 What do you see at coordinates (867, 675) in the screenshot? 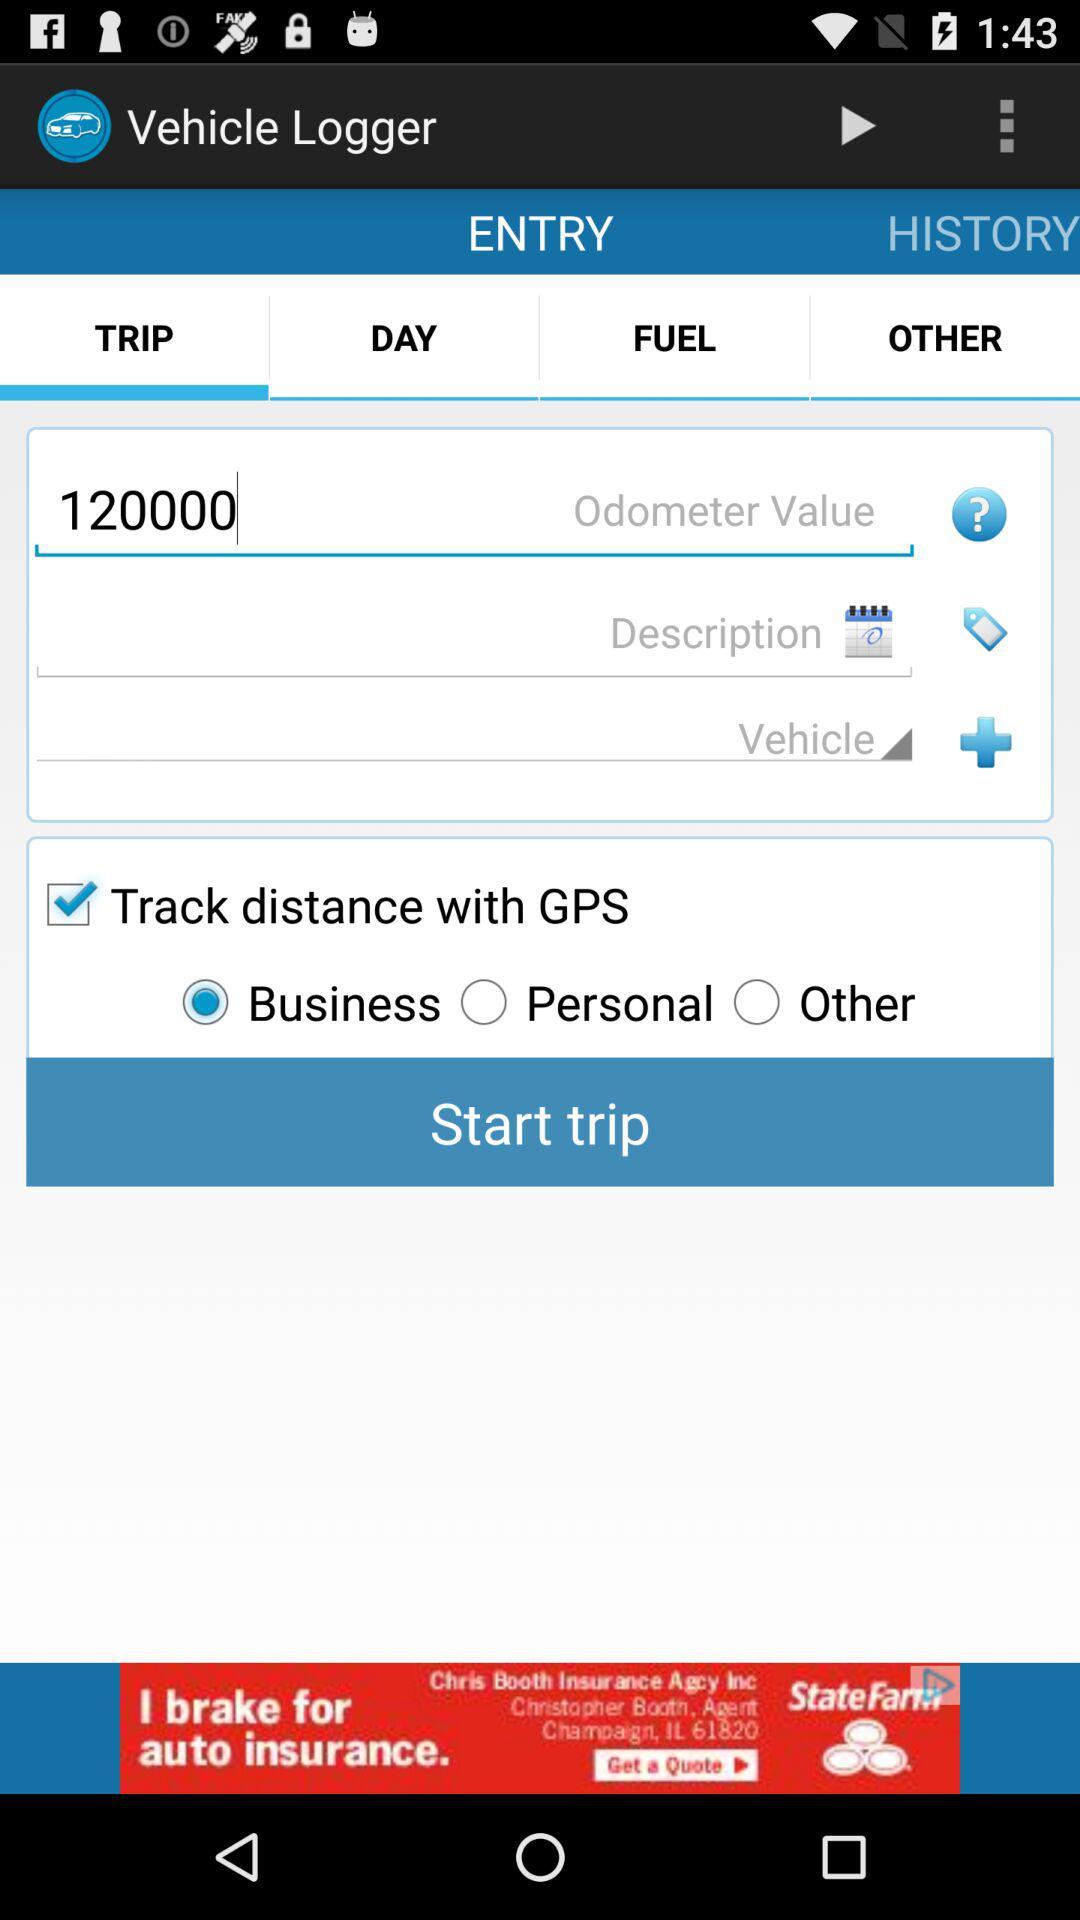
I see `the date_range icon` at bounding box center [867, 675].